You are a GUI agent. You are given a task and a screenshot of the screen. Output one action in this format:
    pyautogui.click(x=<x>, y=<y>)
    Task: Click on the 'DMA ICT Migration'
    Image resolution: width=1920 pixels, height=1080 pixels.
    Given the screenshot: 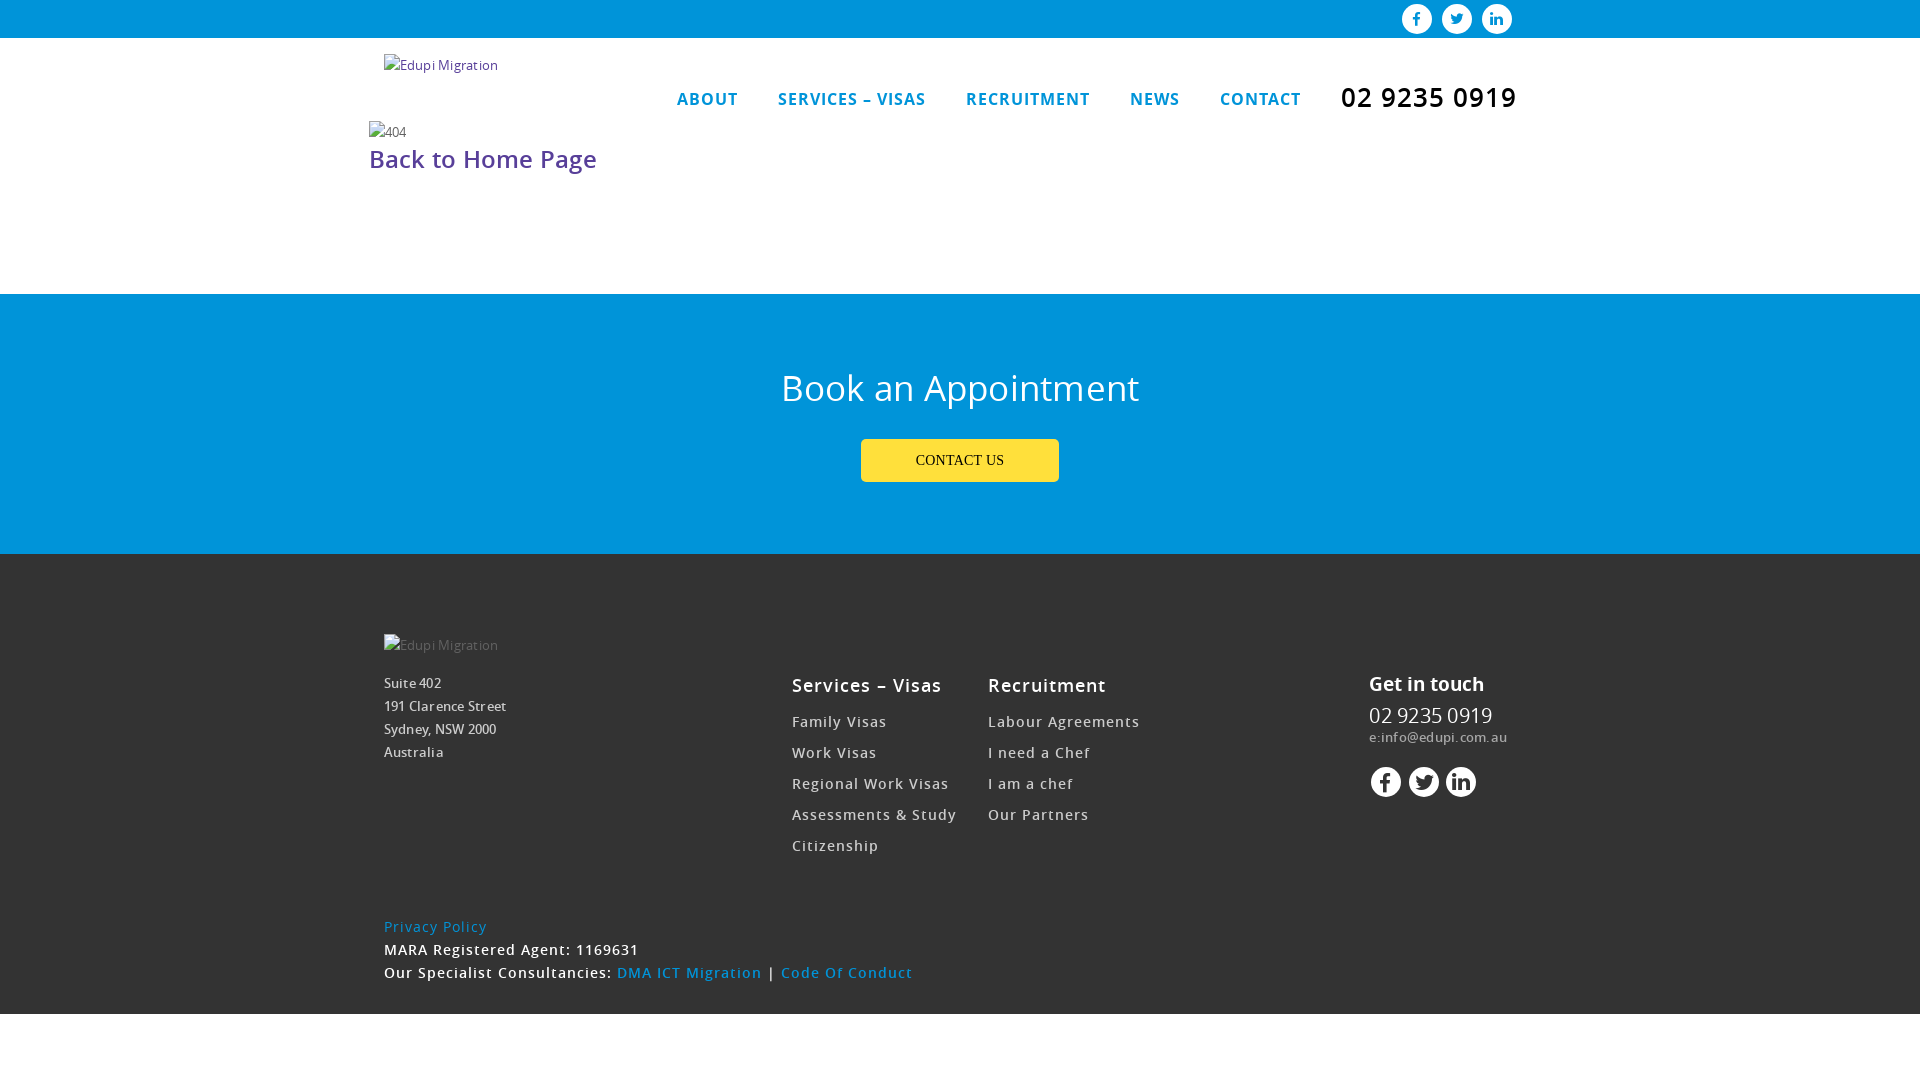 What is the action you would take?
    pyautogui.click(x=614, y=971)
    